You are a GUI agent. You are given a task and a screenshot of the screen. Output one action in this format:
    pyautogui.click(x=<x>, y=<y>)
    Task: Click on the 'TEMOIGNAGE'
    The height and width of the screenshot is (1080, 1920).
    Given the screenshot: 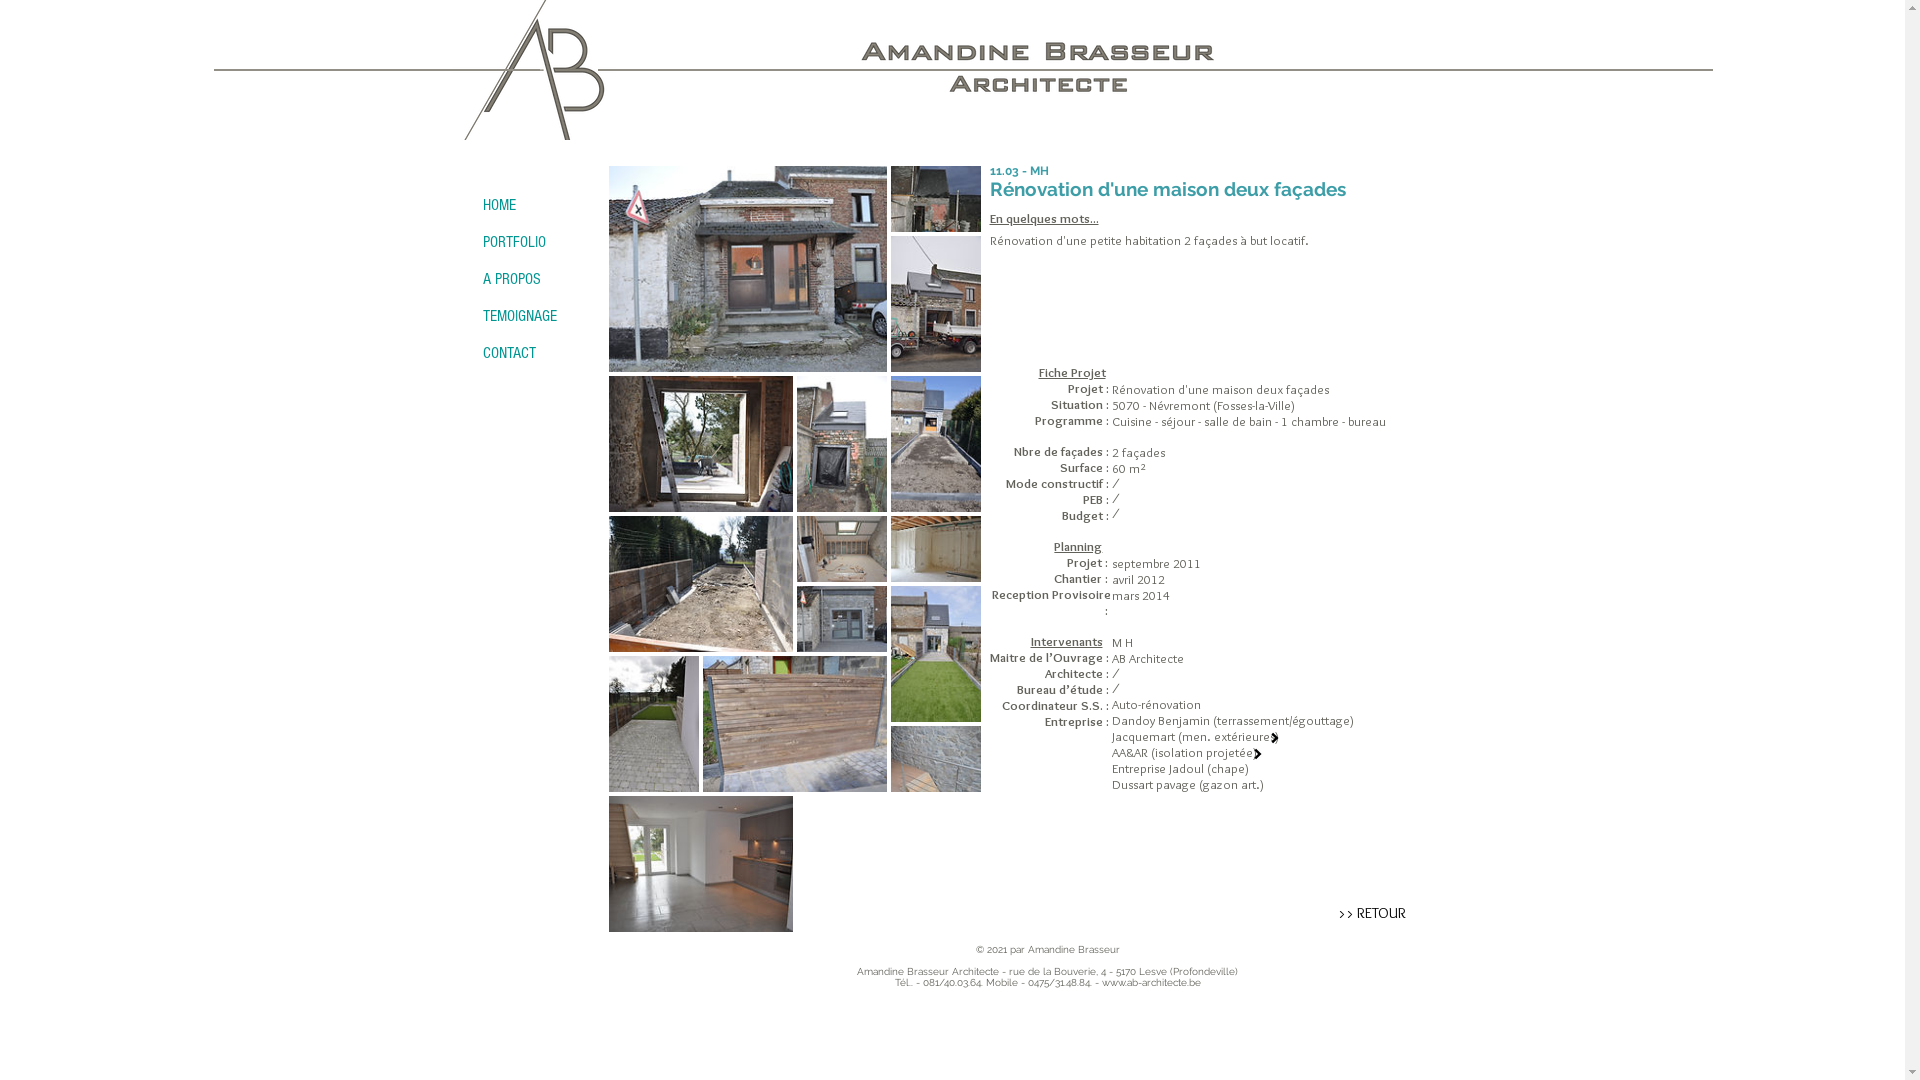 What is the action you would take?
    pyautogui.click(x=537, y=315)
    